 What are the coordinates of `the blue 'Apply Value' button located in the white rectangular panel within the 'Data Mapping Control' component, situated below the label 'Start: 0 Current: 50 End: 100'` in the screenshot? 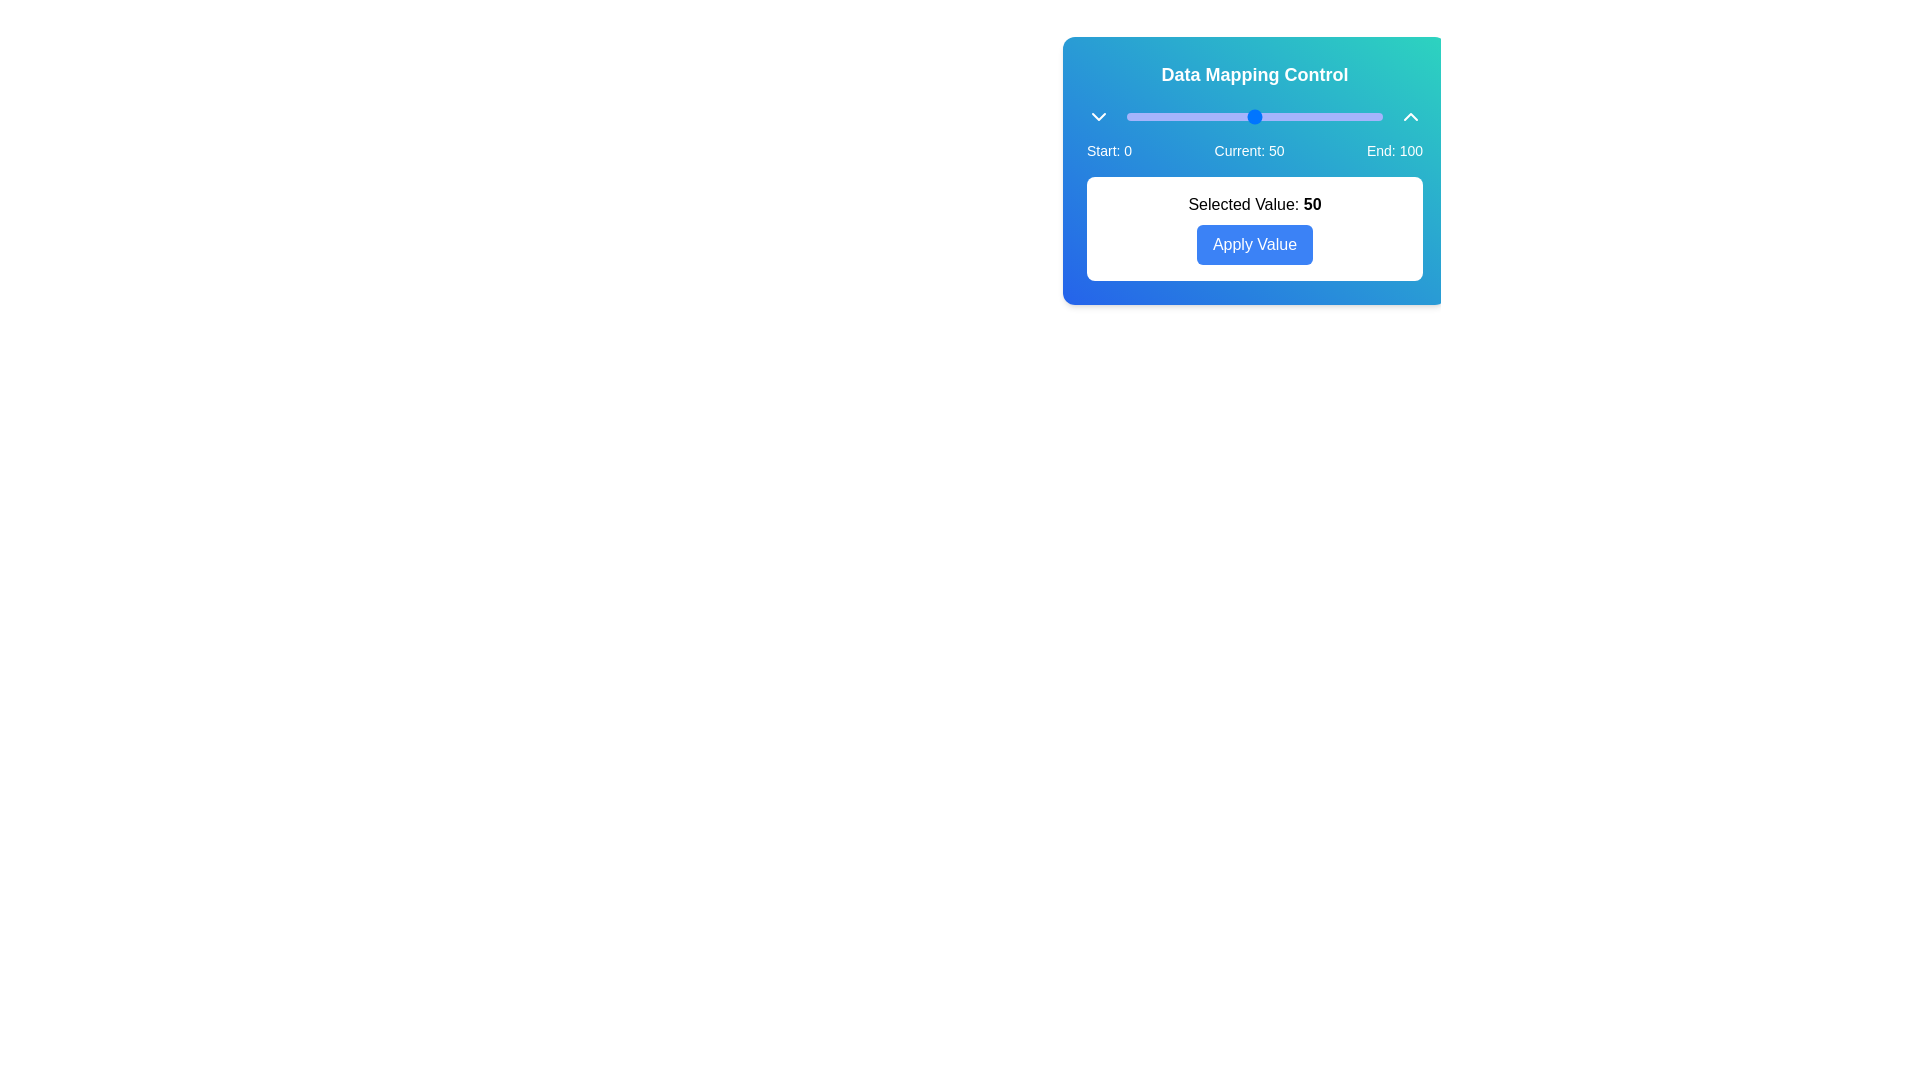 It's located at (1253, 227).